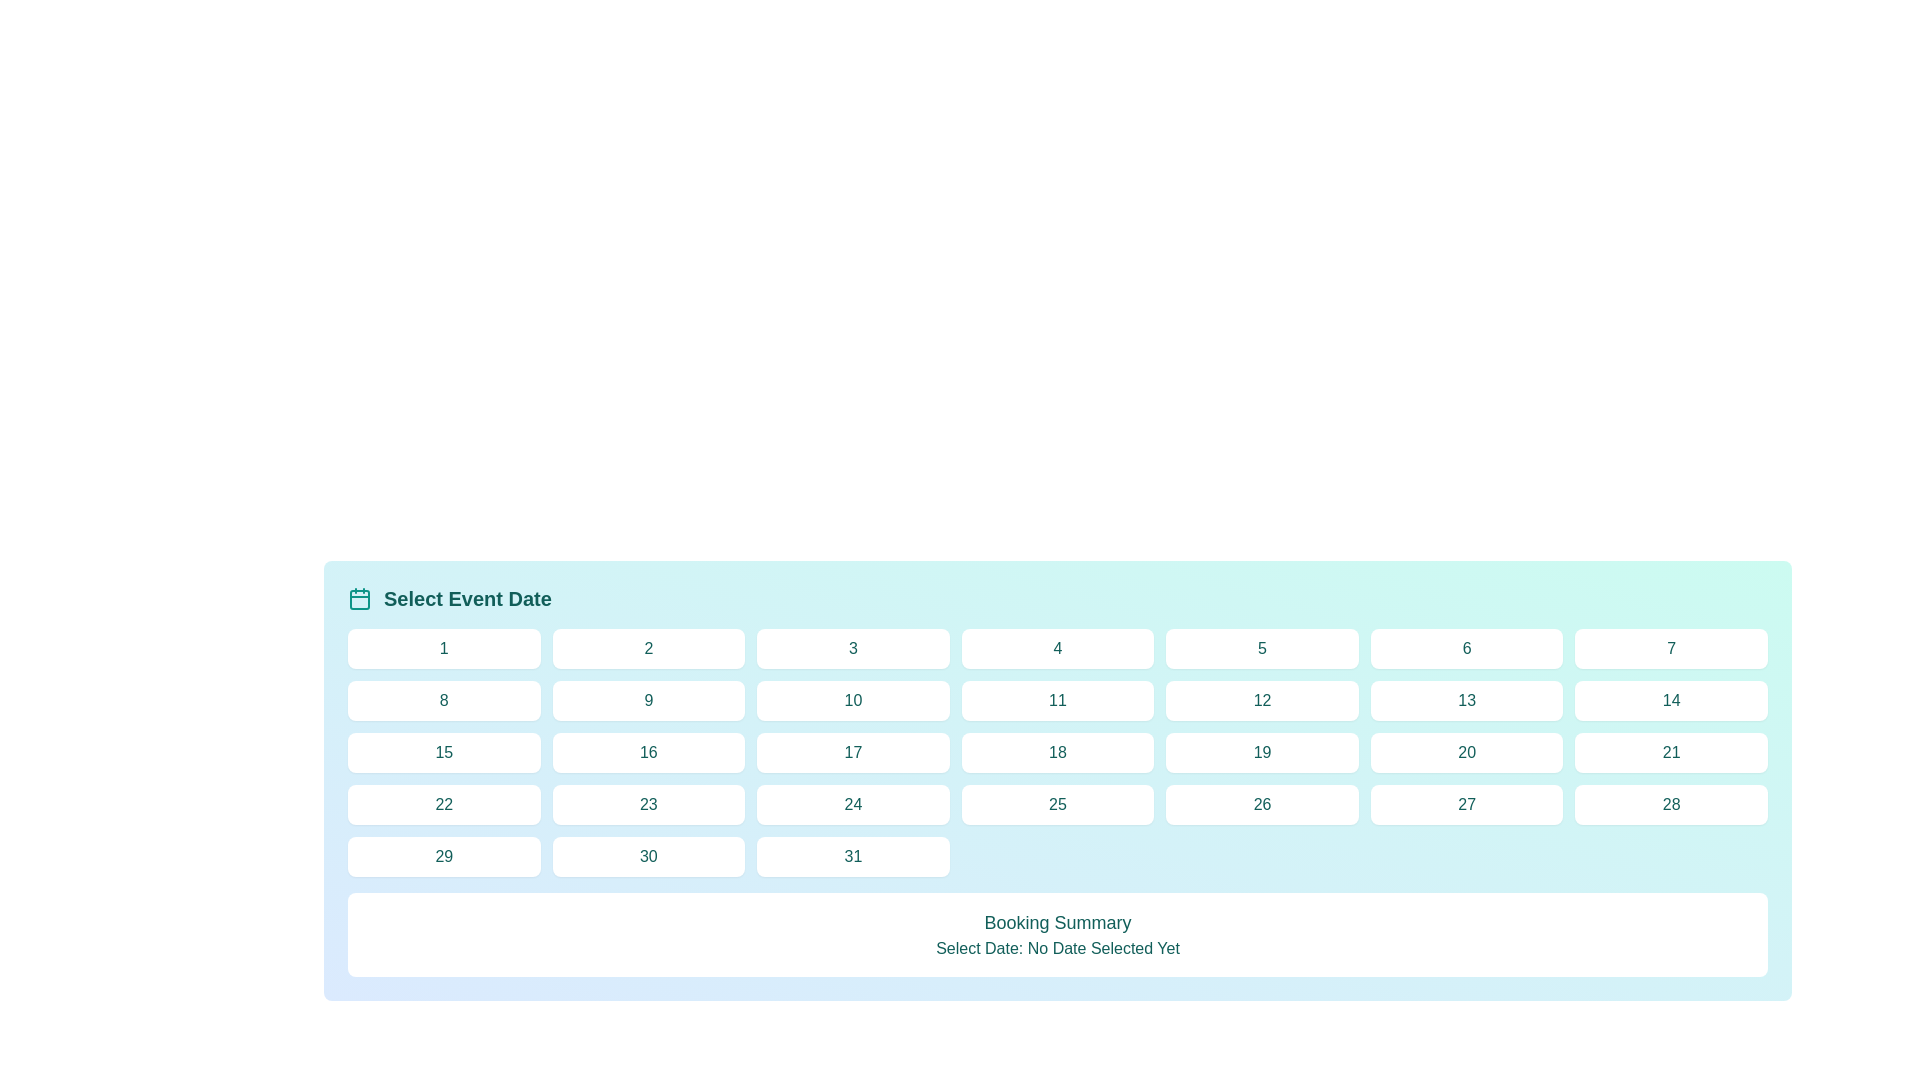 The height and width of the screenshot is (1080, 1920). Describe the element at coordinates (1467, 700) in the screenshot. I see `the rectangular button displaying the number '13' in a bold teal font` at that location.